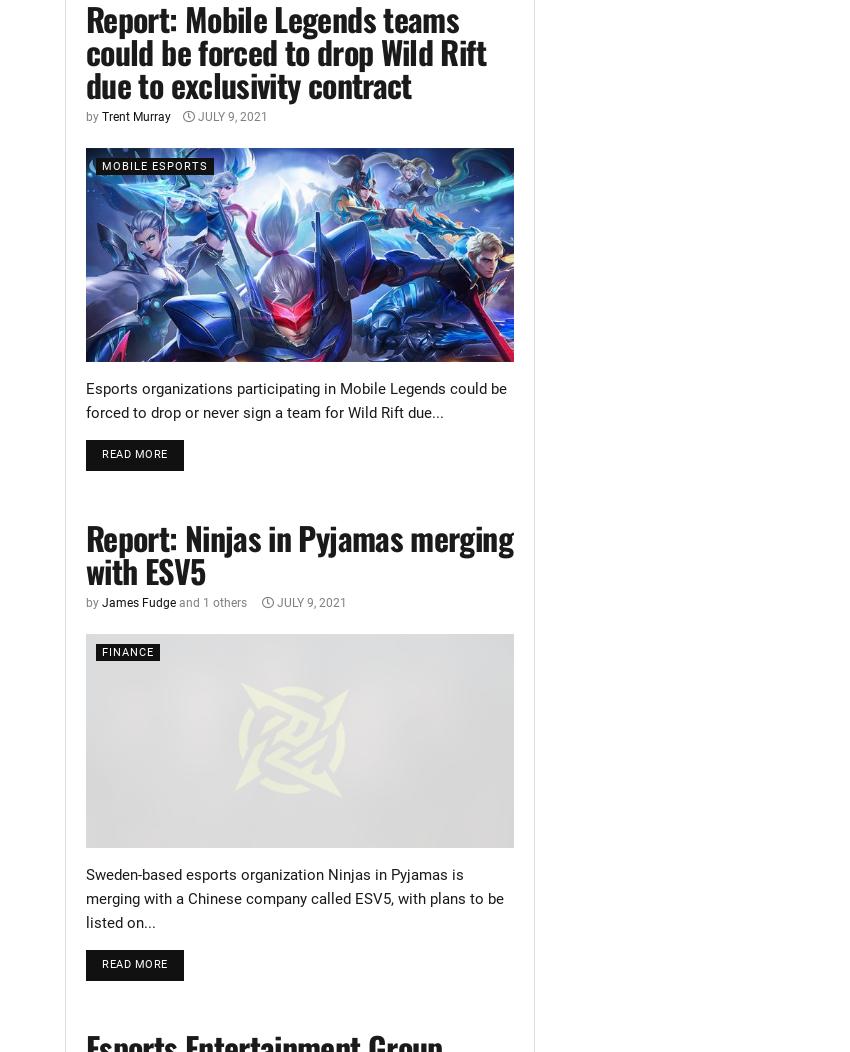 The width and height of the screenshot is (850, 1052). What do you see at coordinates (299, 553) in the screenshot?
I see `'Report: Ninjas in Pyjamas merging with ESV5'` at bounding box center [299, 553].